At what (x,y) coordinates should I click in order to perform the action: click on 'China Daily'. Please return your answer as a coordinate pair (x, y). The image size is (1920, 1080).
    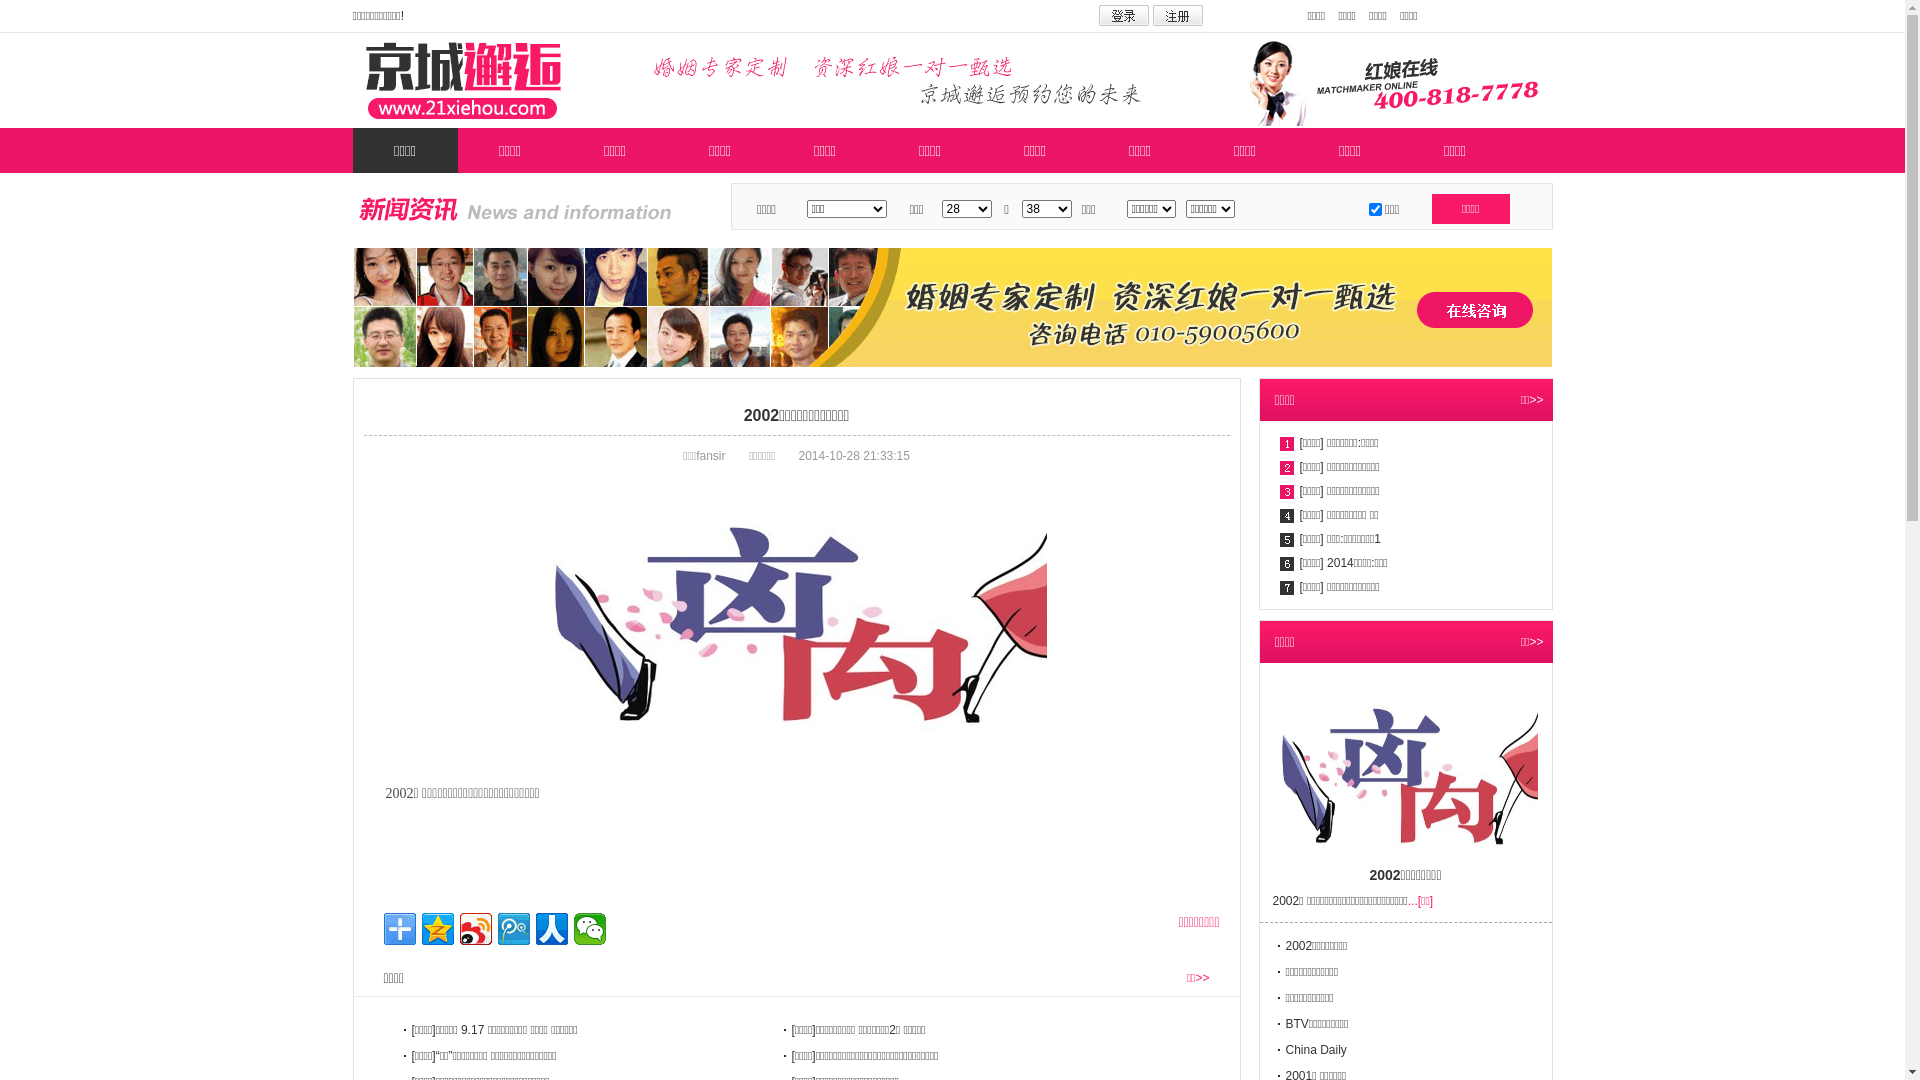
    Looking at the image, I should click on (1316, 1048).